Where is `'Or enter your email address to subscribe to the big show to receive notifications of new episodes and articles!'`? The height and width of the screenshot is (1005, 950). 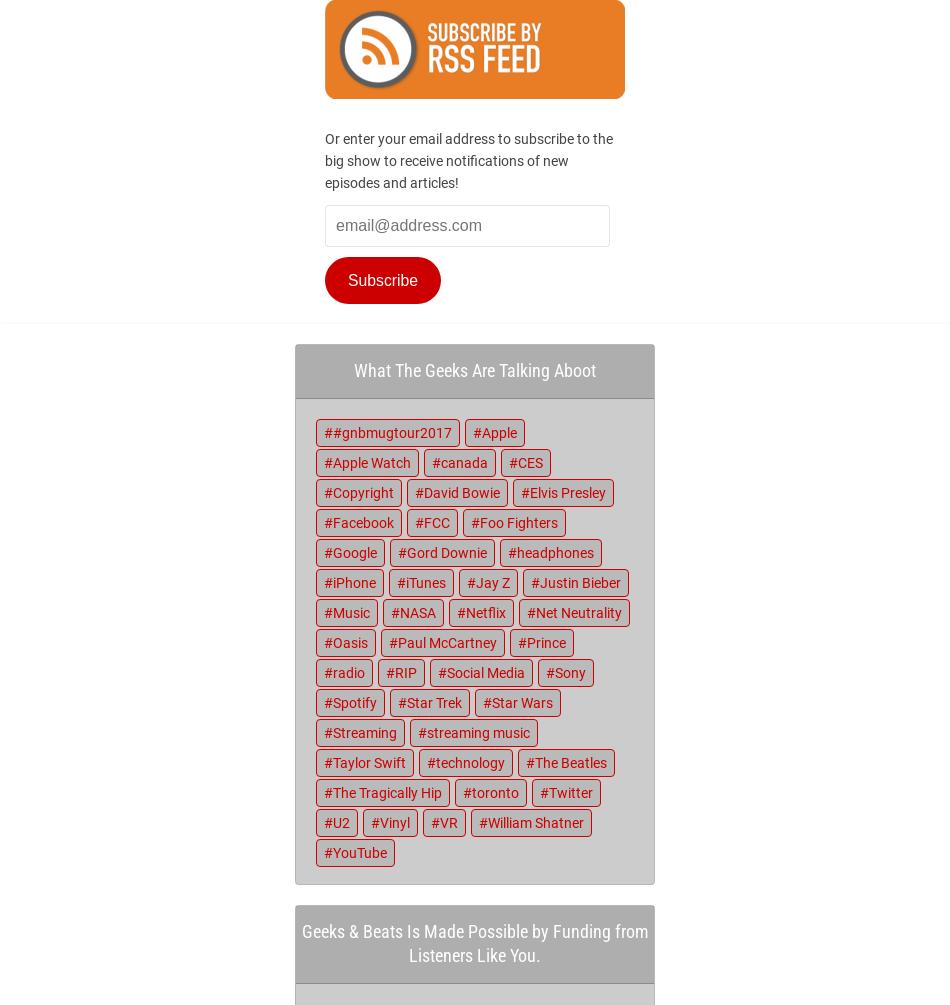 'Or enter your email address to subscribe to the big show to receive notifications of new episodes and articles!' is located at coordinates (468, 161).